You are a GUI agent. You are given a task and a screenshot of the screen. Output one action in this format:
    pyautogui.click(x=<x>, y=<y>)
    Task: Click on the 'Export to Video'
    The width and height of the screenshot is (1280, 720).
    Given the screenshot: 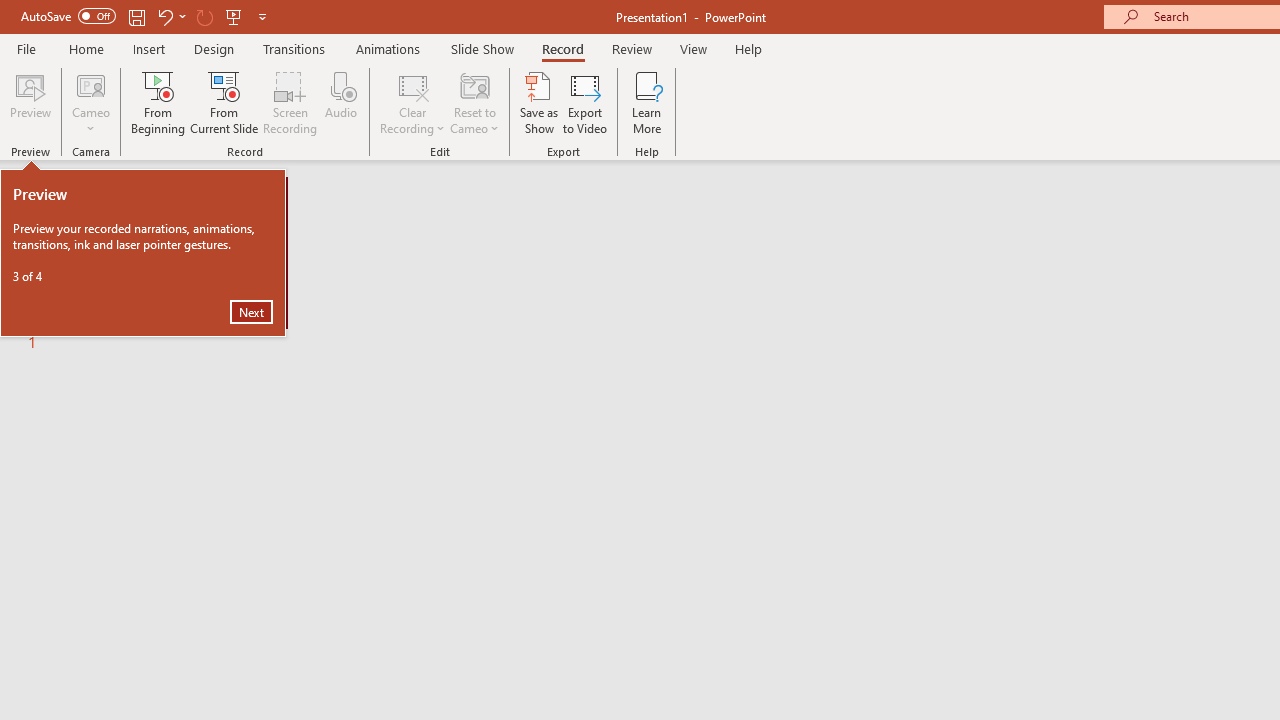 What is the action you would take?
    pyautogui.click(x=584, y=103)
    